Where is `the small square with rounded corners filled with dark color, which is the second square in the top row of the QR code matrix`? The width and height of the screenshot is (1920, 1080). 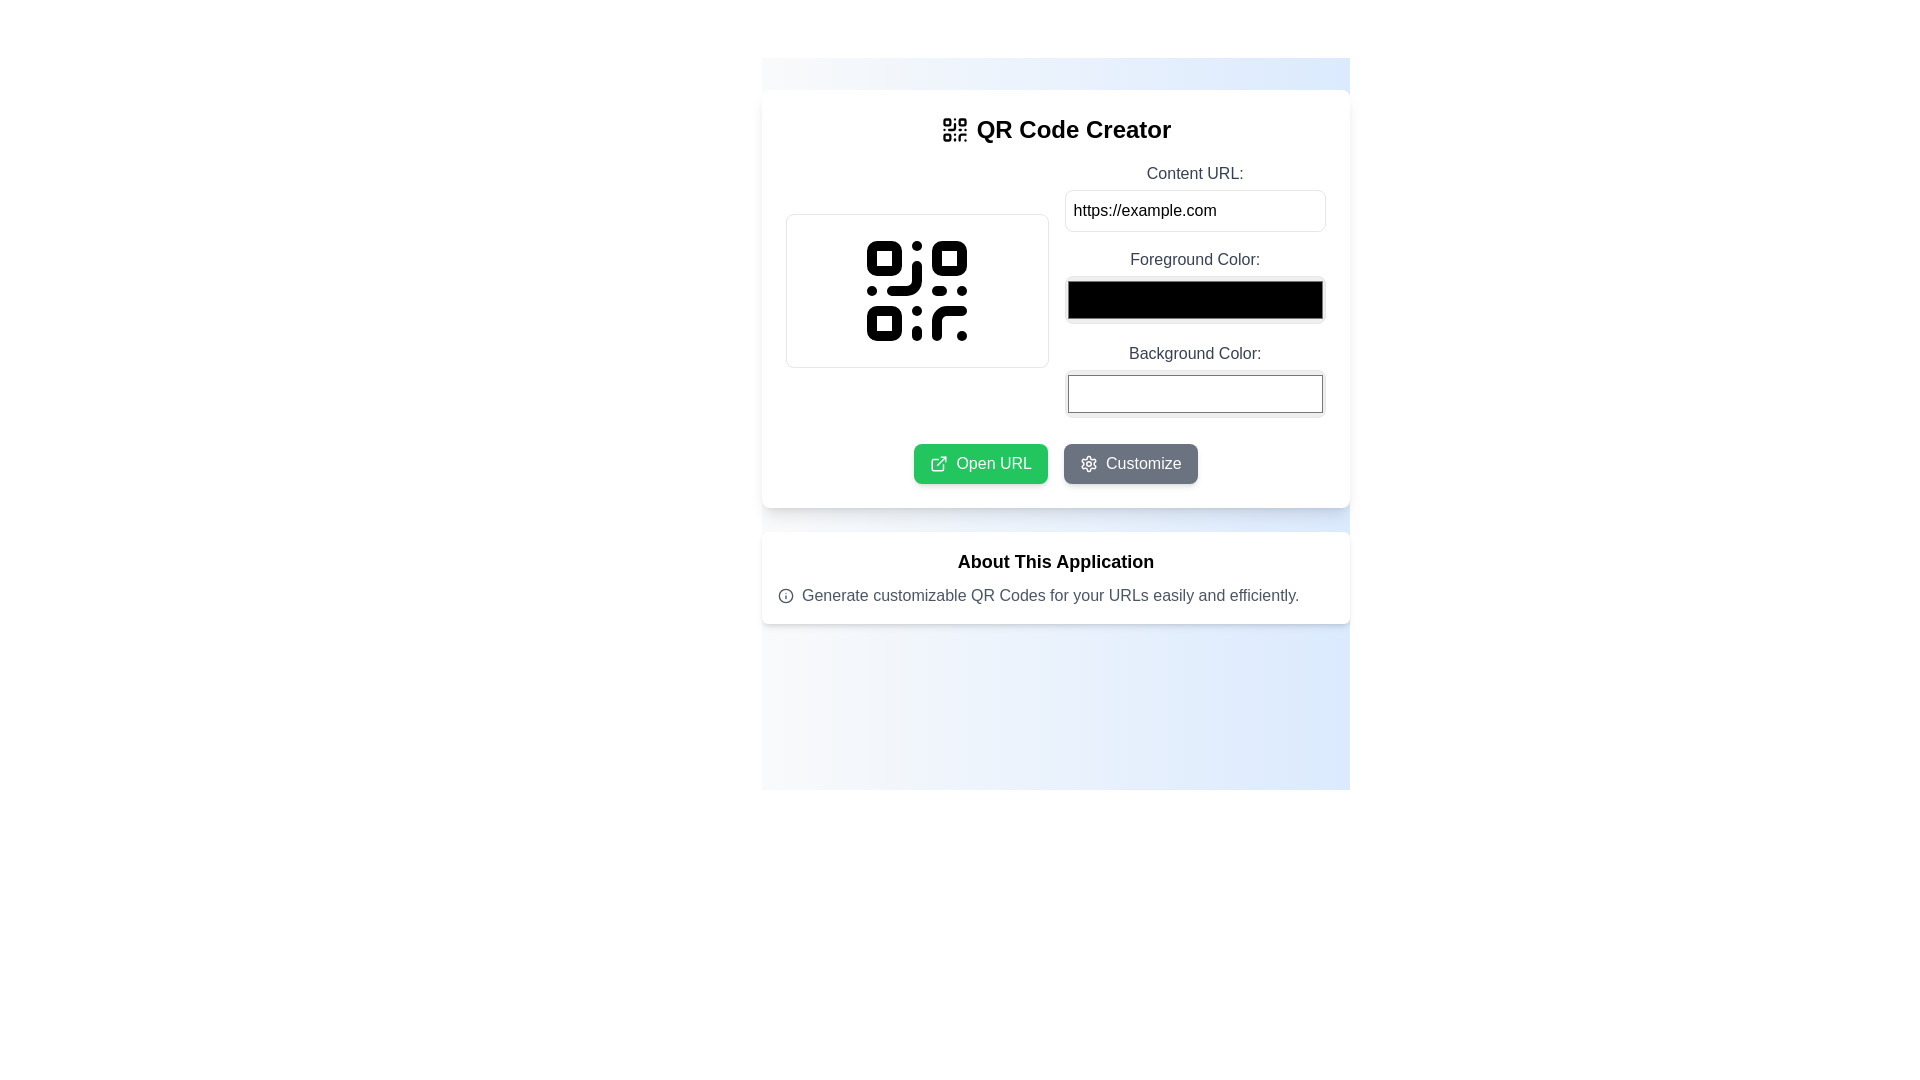 the small square with rounded corners filled with dark color, which is the second square in the top row of the QR code matrix is located at coordinates (948, 257).